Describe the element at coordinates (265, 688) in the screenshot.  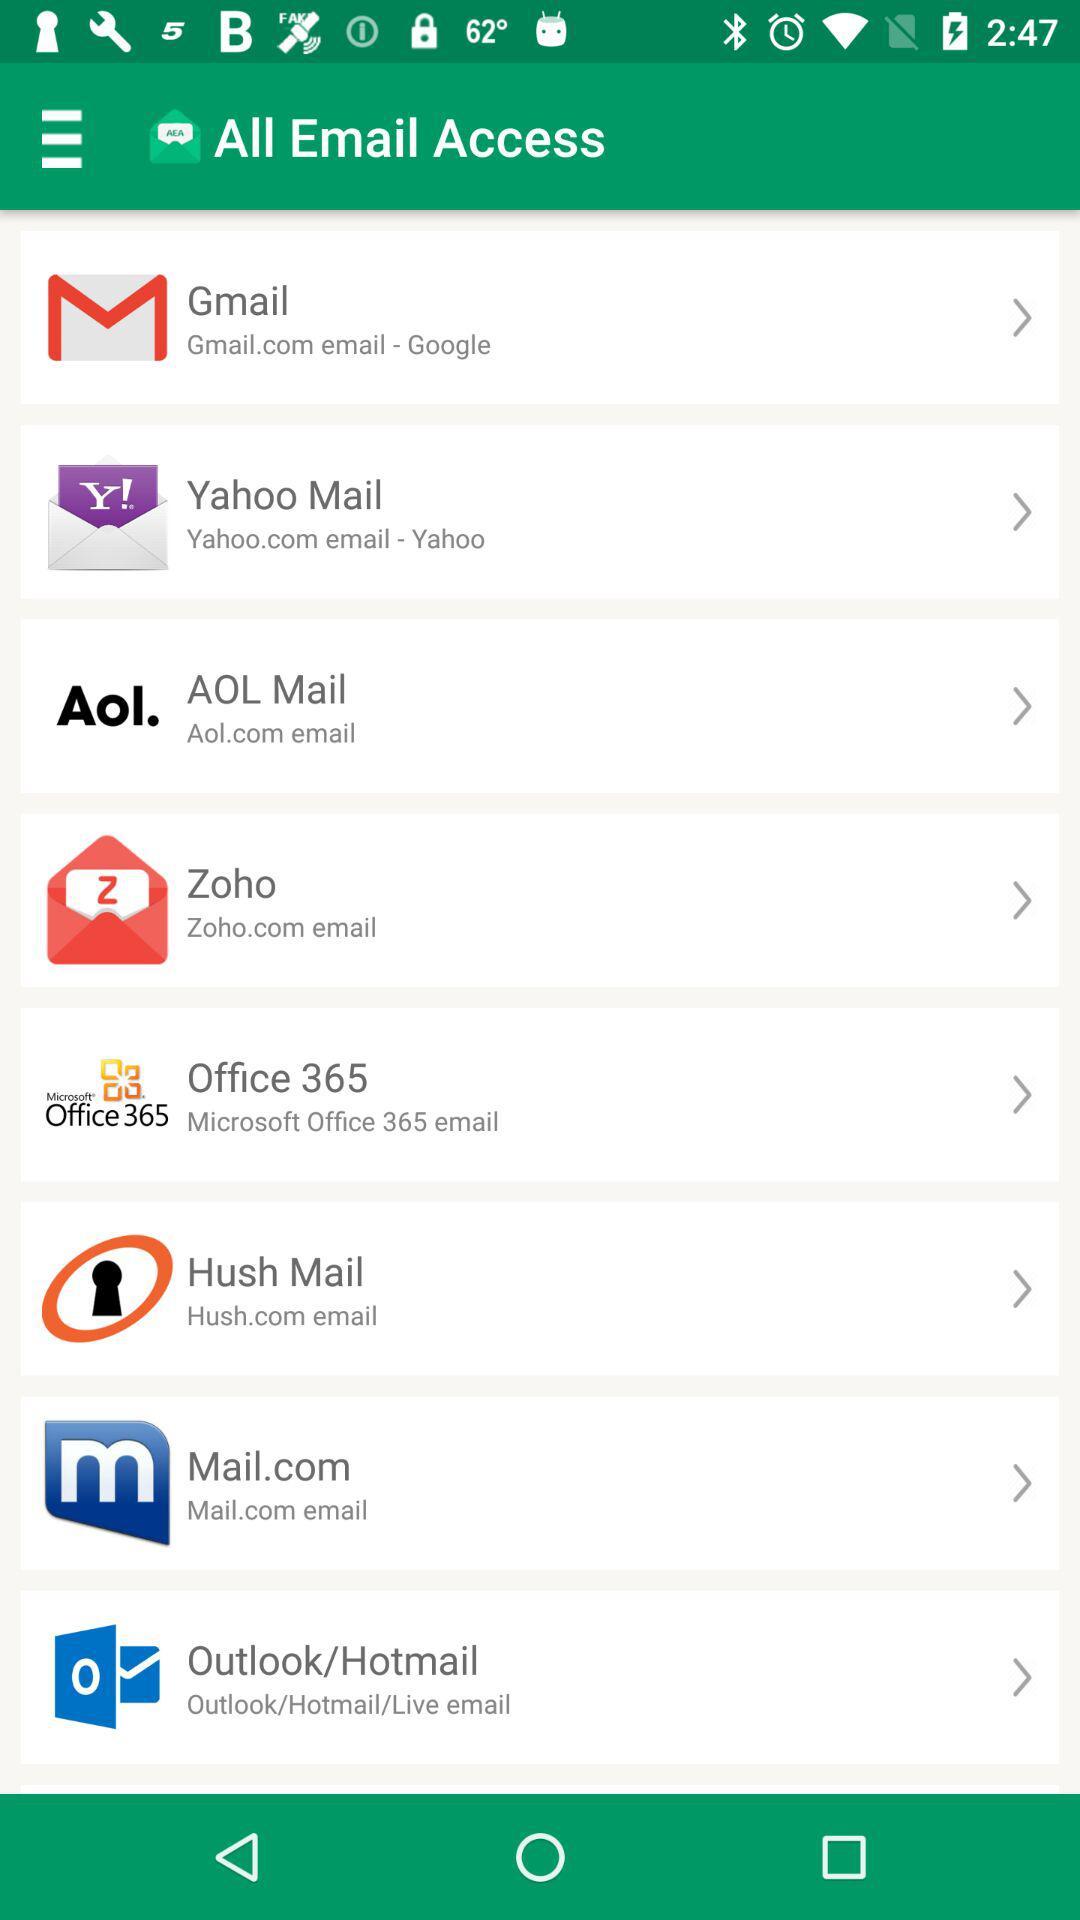
I see `aol mail app` at that location.